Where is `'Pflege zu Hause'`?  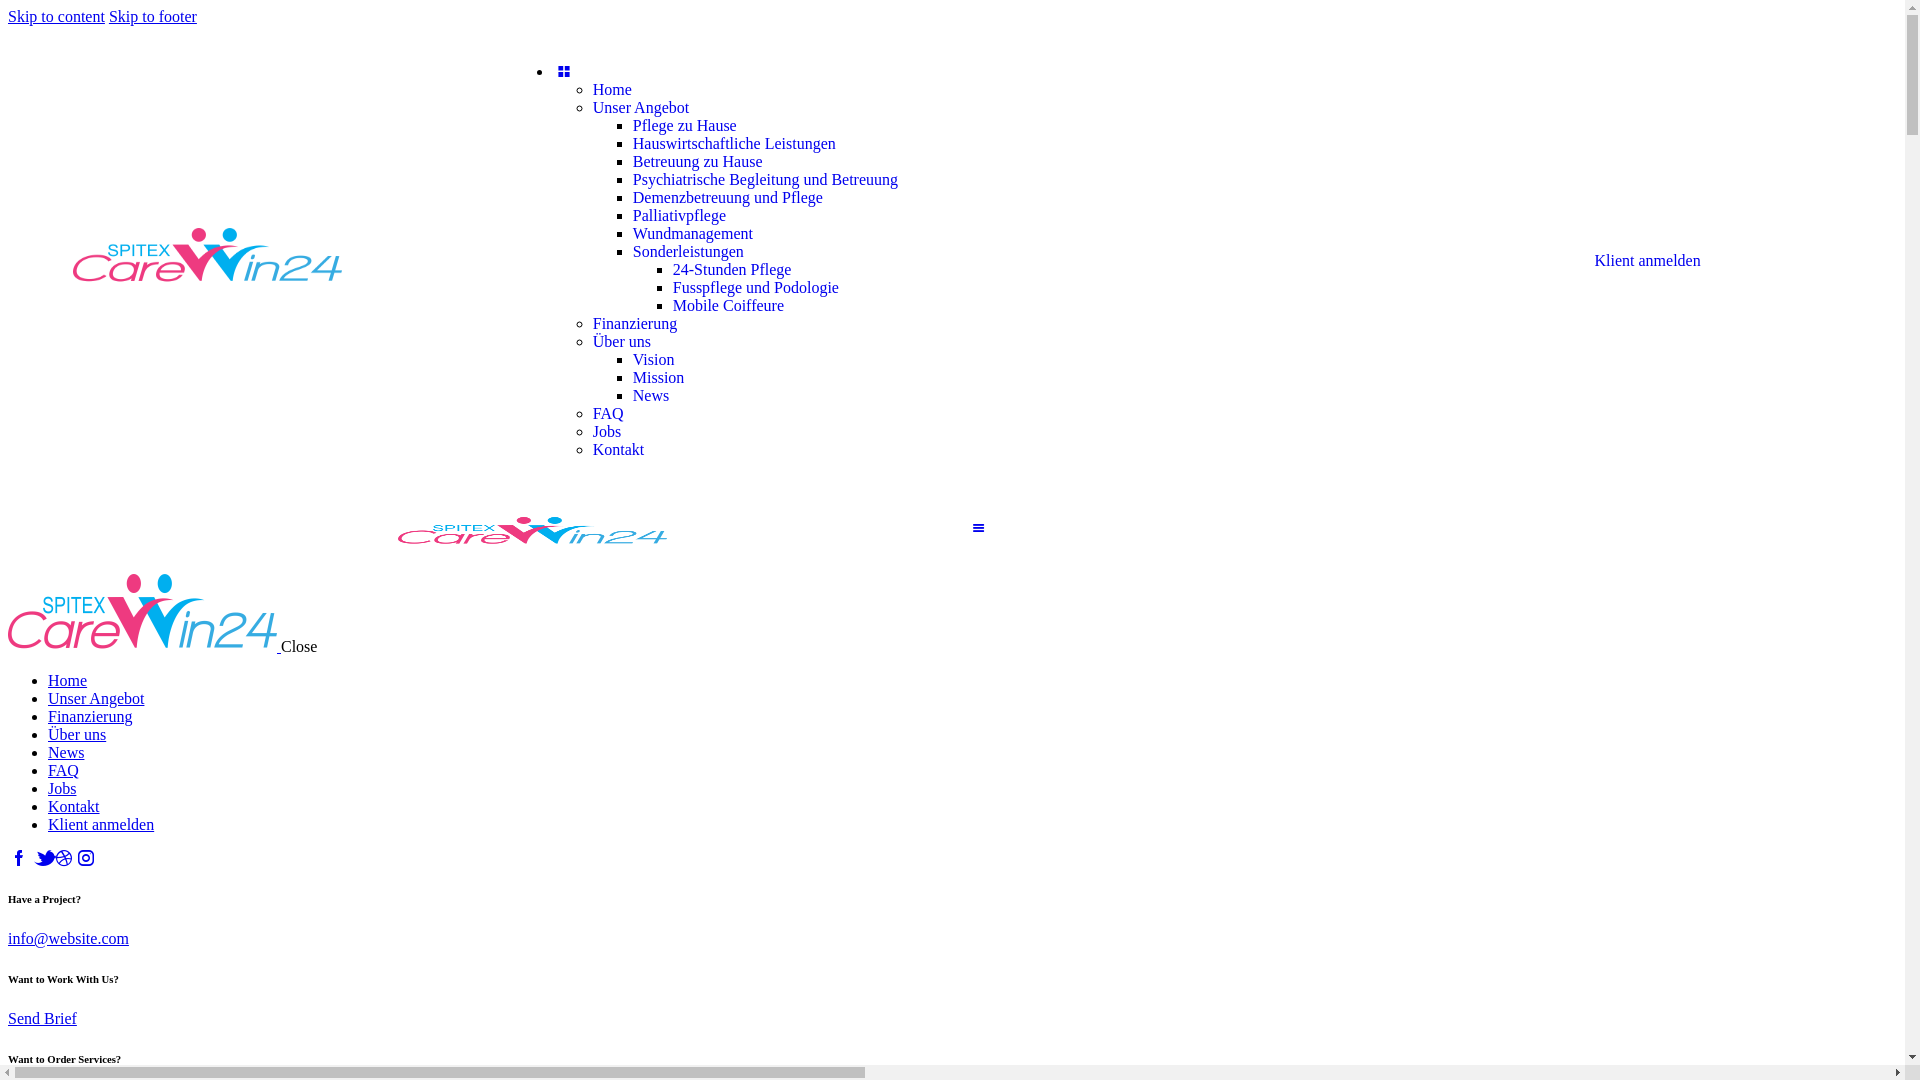
'Pflege zu Hause' is located at coordinates (685, 125).